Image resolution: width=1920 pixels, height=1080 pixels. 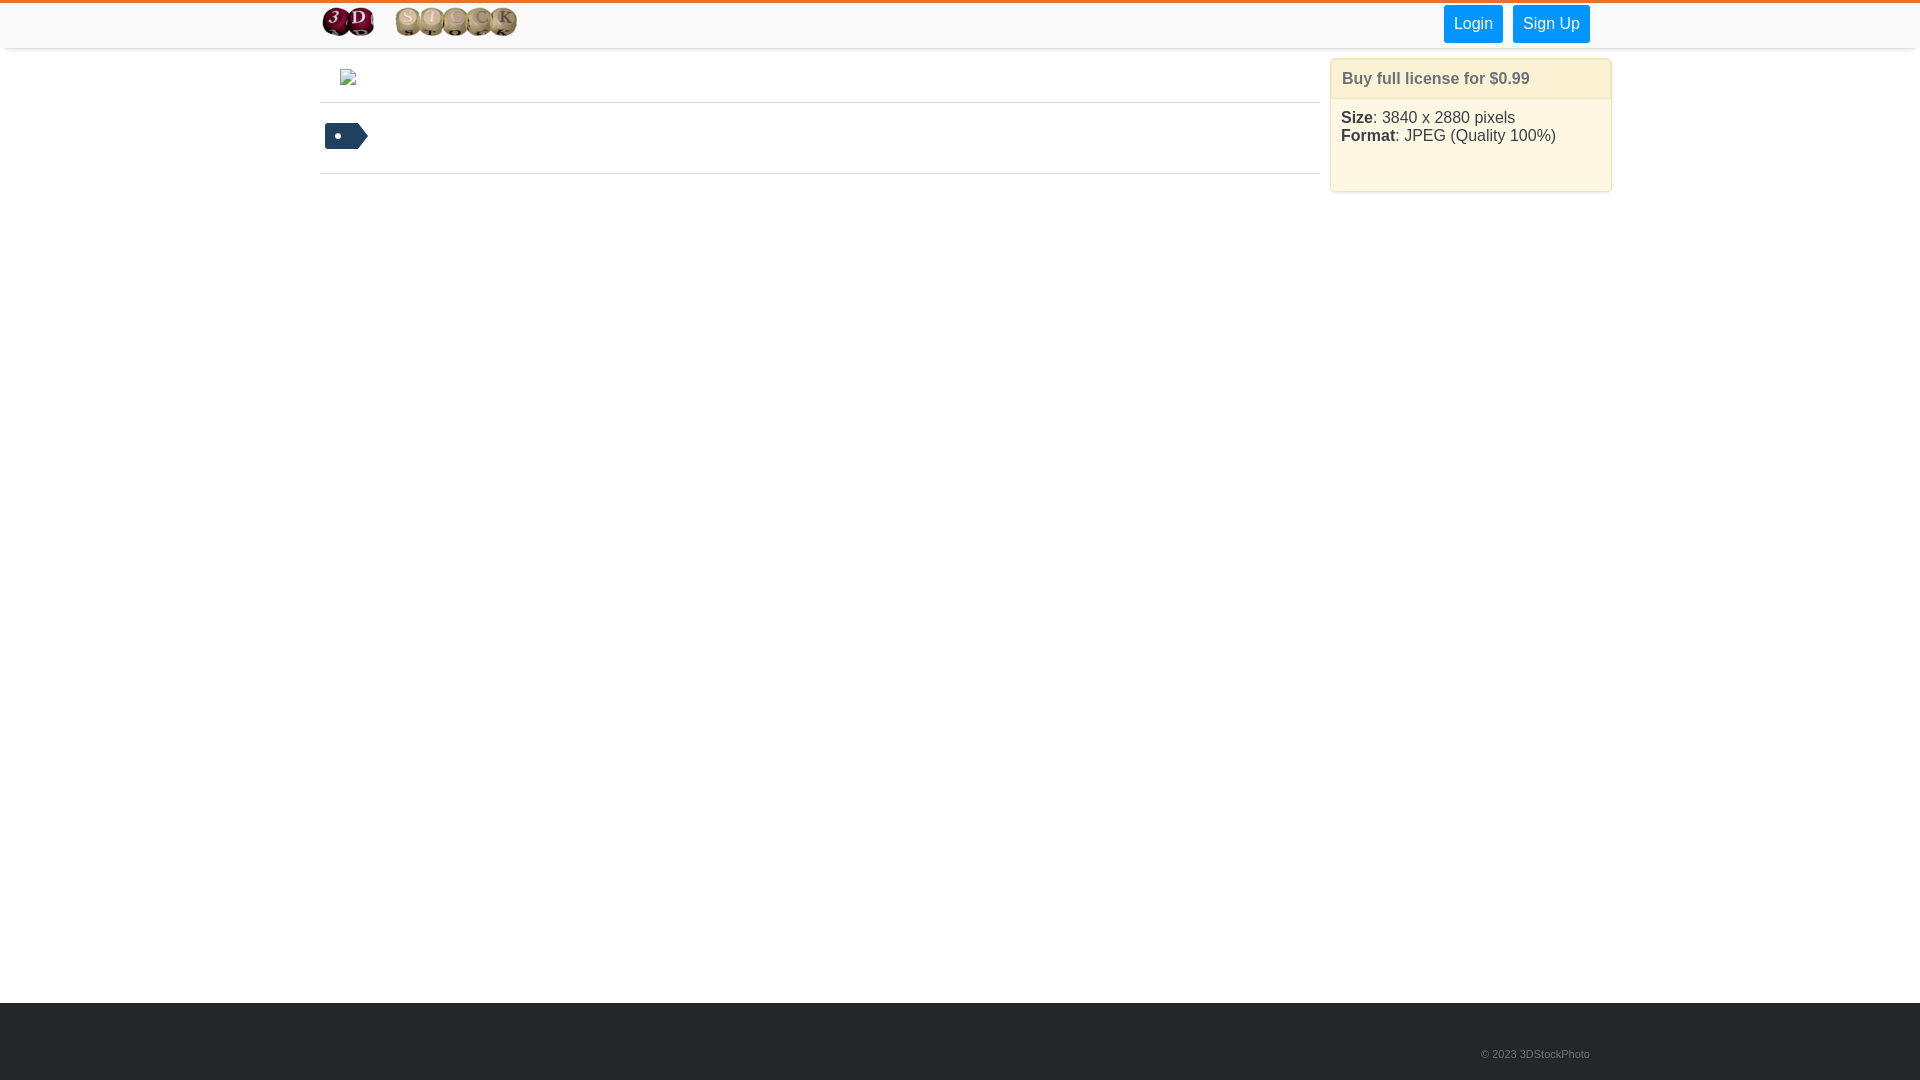 What do you see at coordinates (1444, 23) in the screenshot?
I see `'Login'` at bounding box center [1444, 23].